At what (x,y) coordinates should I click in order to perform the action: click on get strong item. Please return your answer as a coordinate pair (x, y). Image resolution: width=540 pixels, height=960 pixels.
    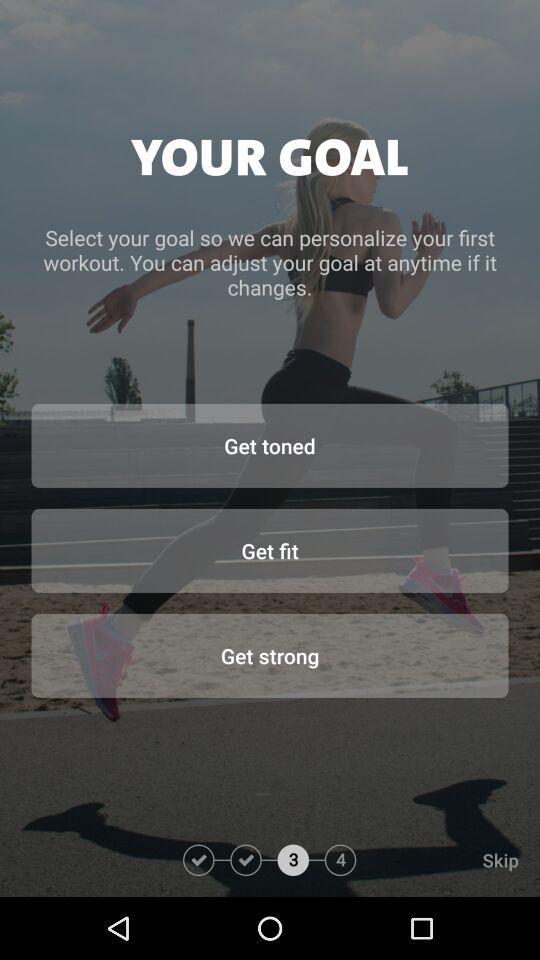
    Looking at the image, I should click on (270, 654).